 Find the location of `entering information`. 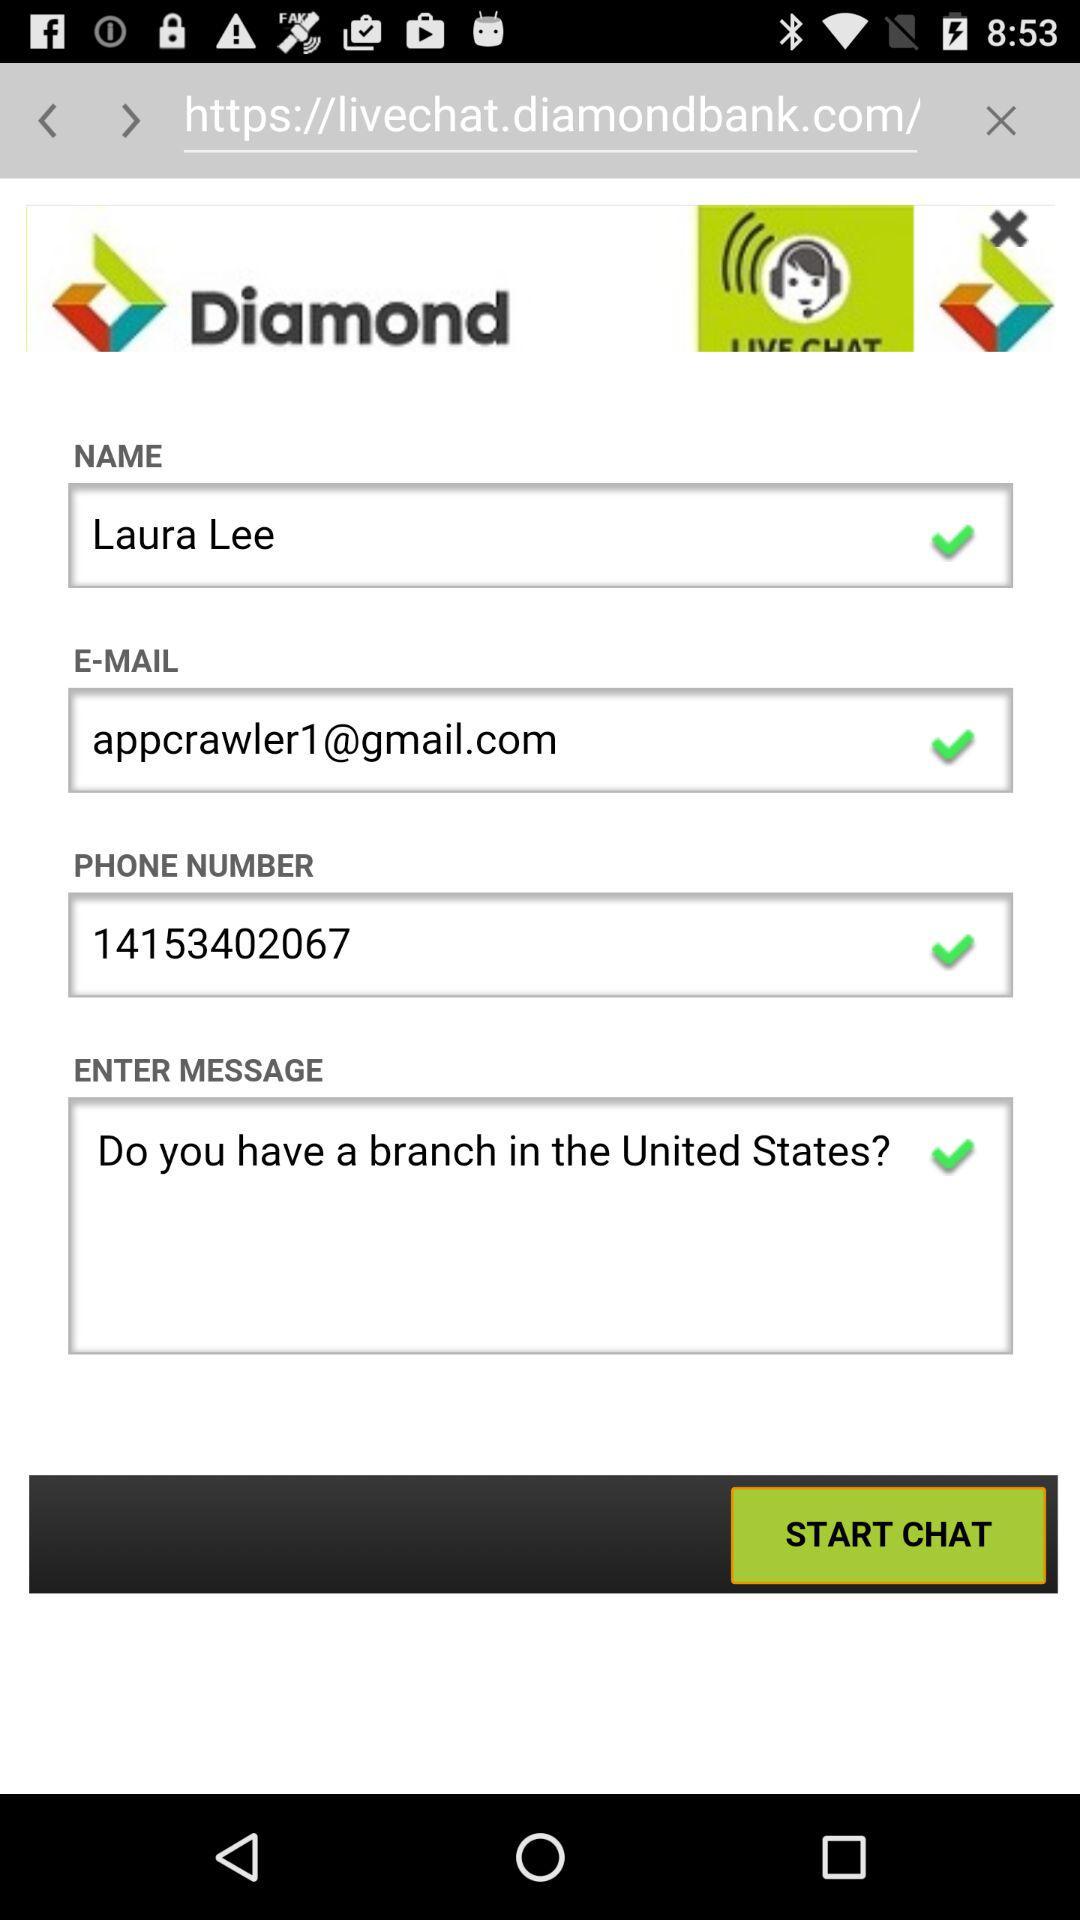

entering information is located at coordinates (540, 986).